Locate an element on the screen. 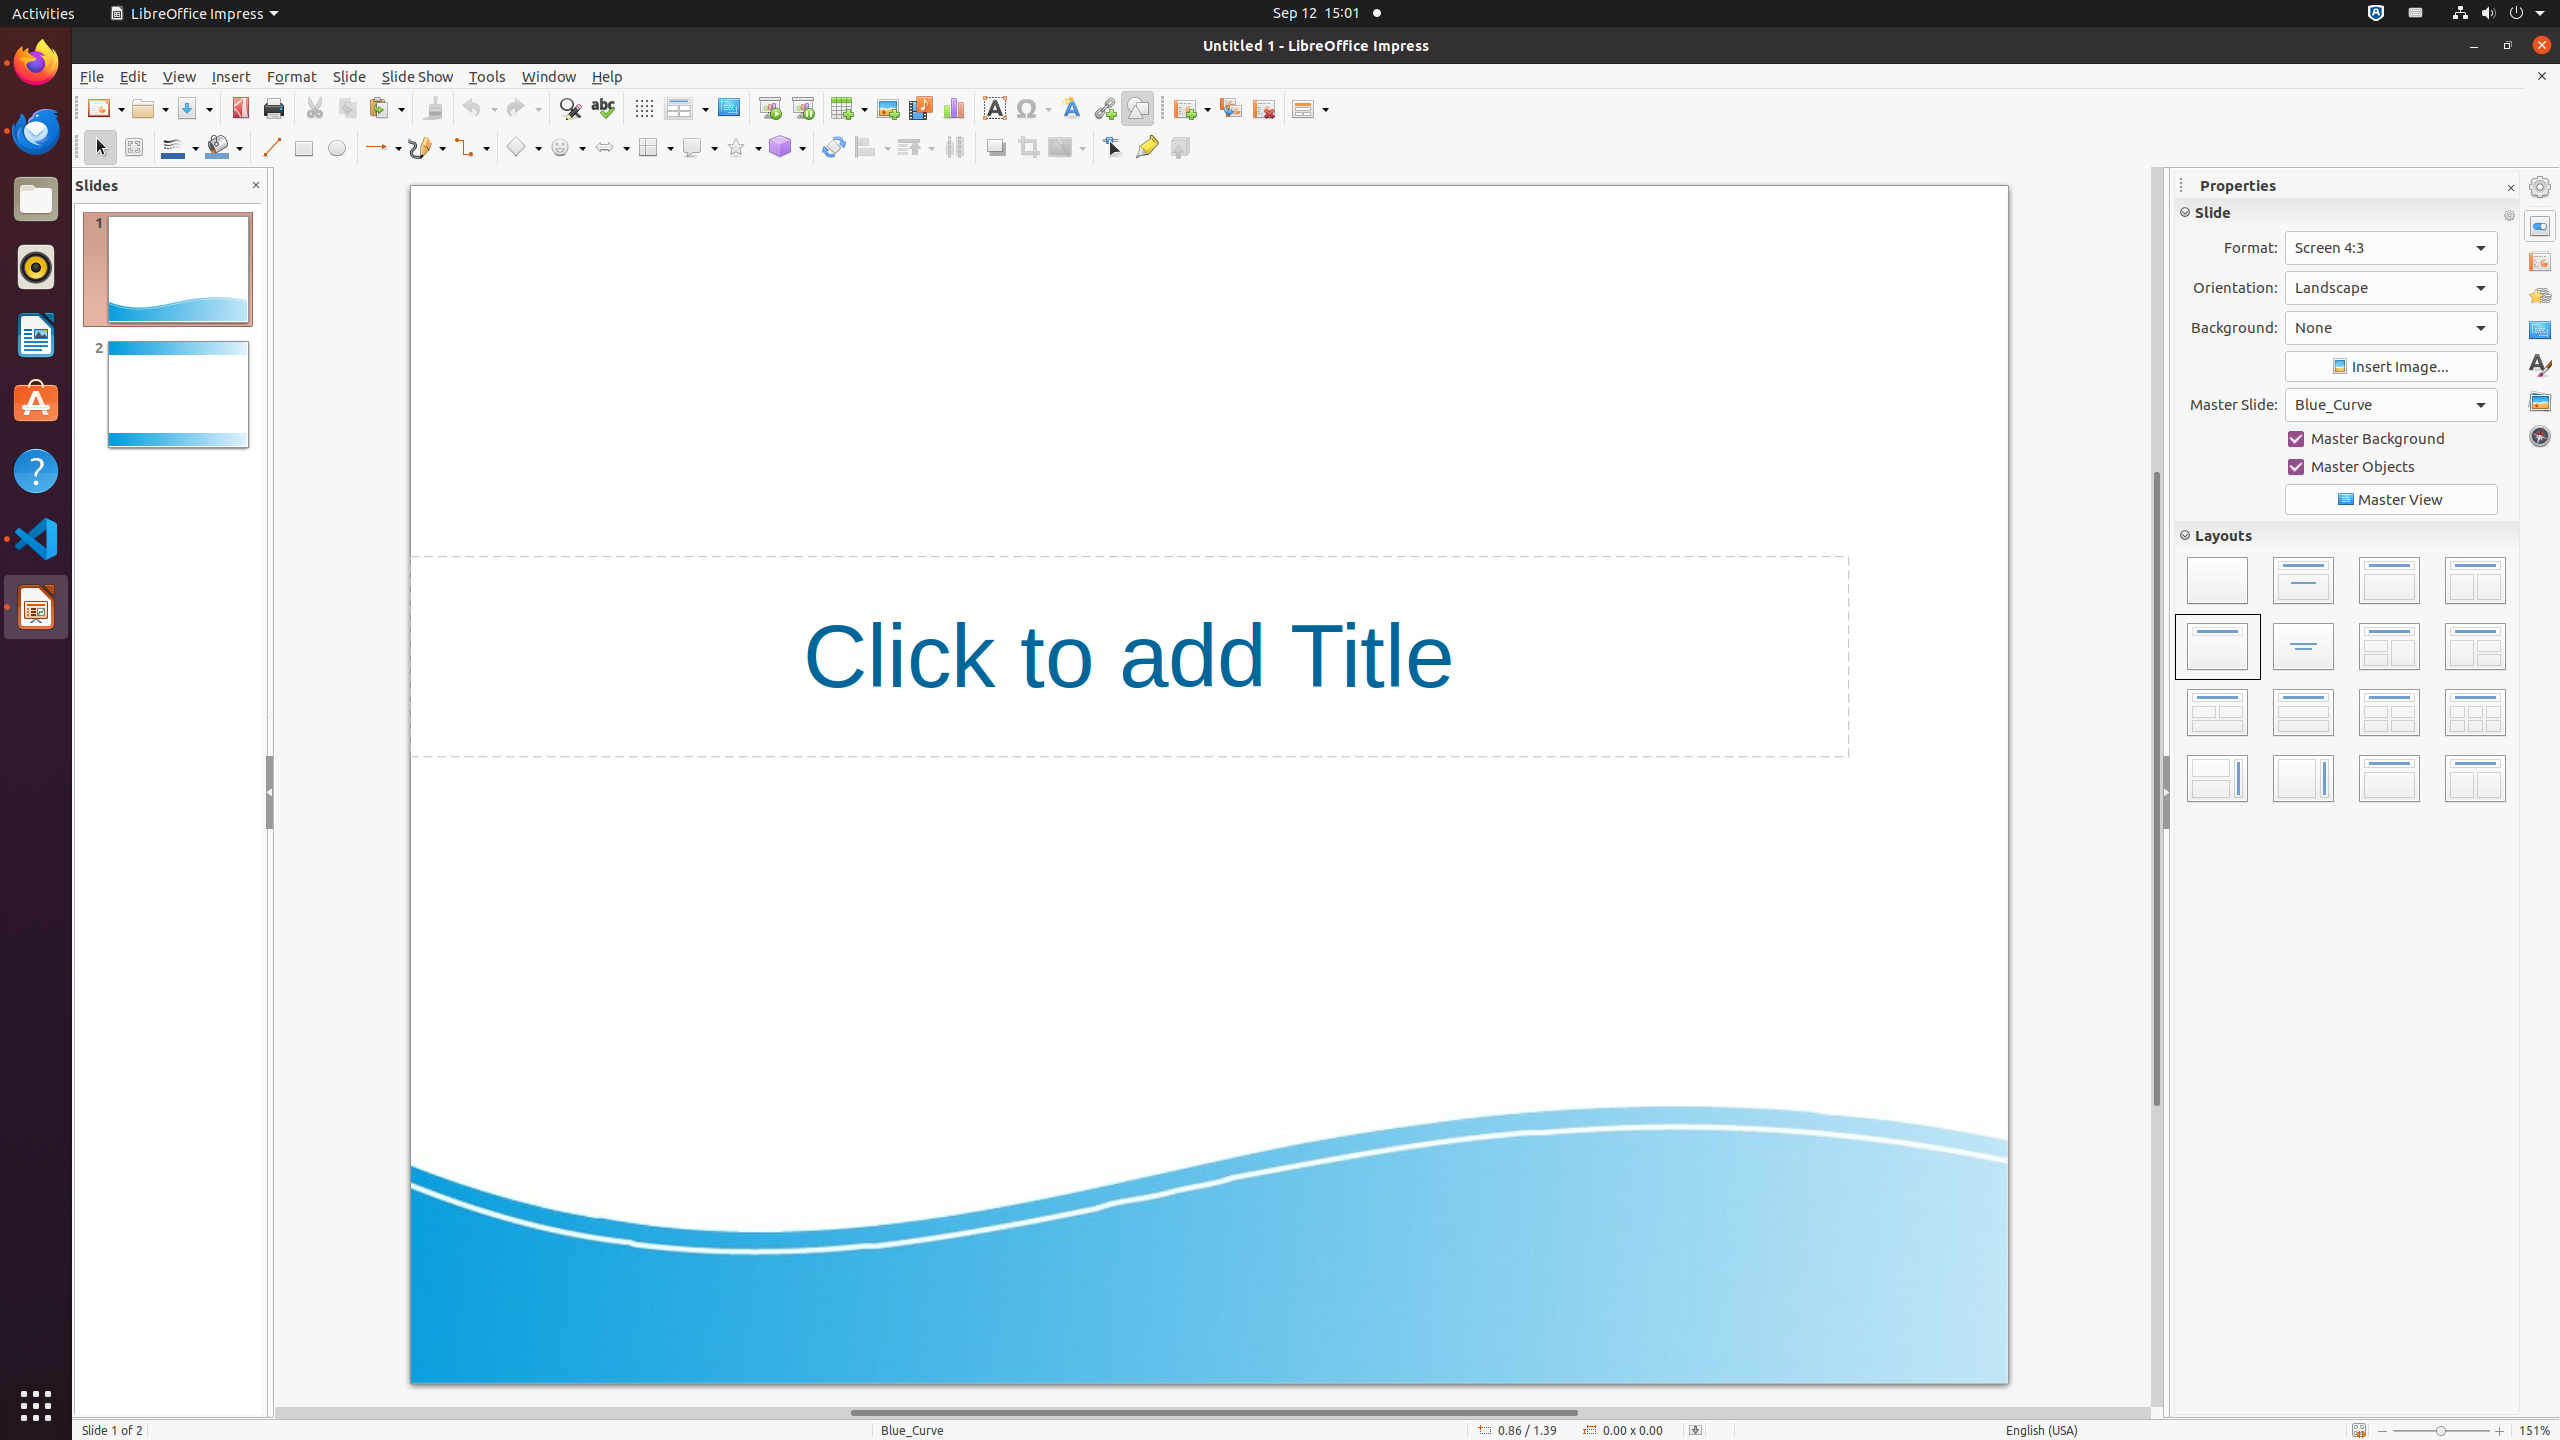 The height and width of the screenshot is (1440, 2560). 'Star Shapes' is located at coordinates (741, 146).